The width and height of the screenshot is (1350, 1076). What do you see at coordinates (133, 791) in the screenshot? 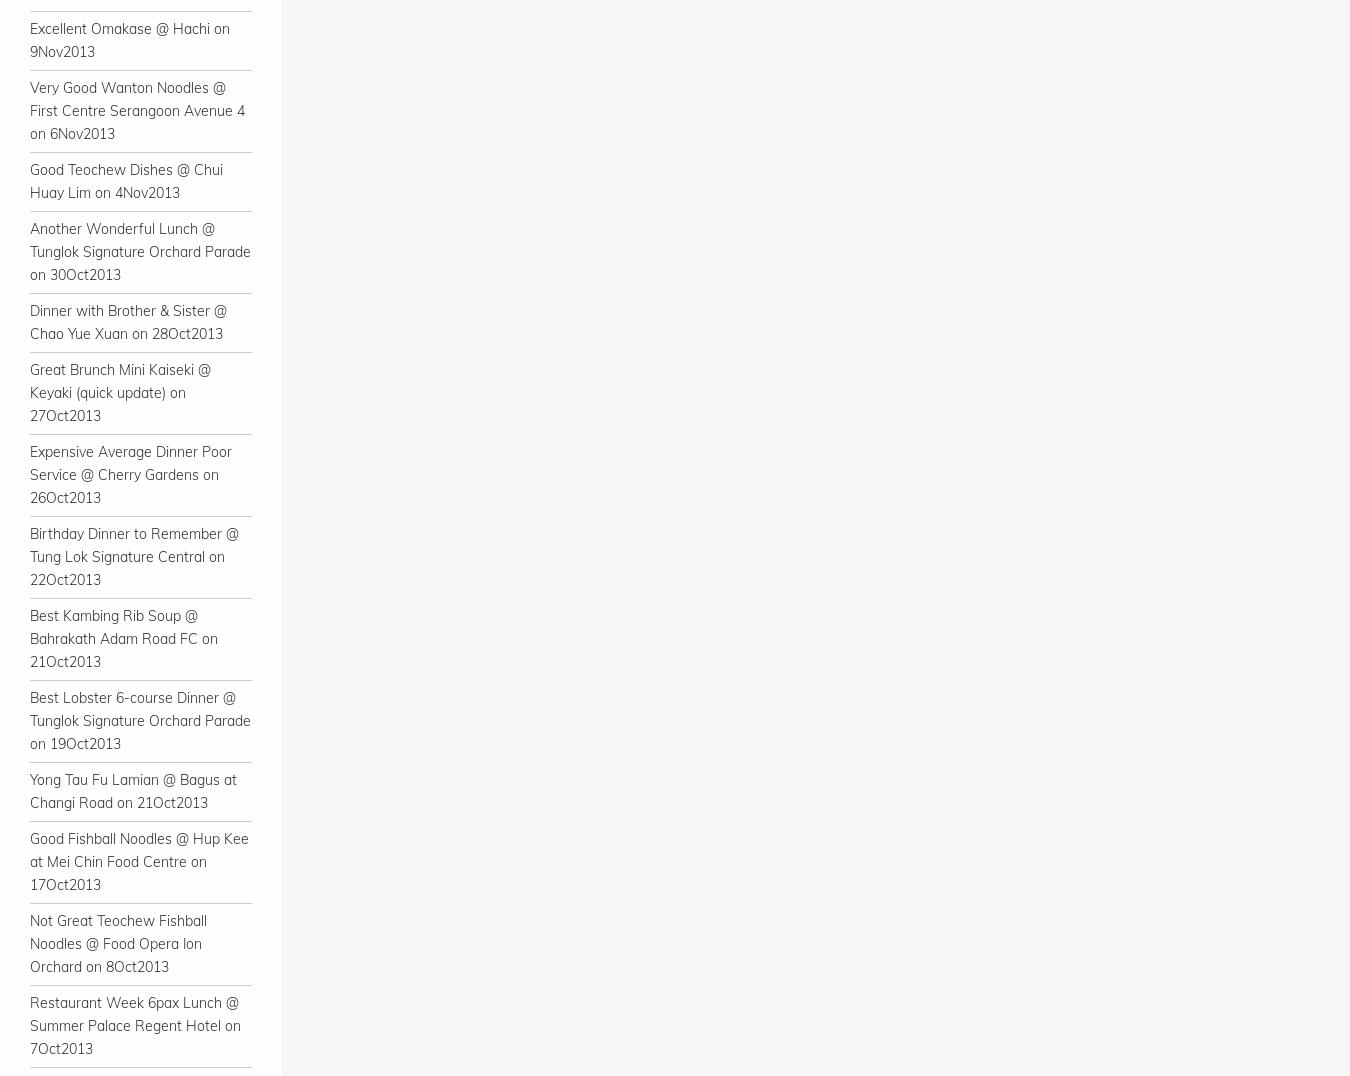
I see `'Yong Tau Fu Lamian @ Bagus at Changi Road on 21Oct2013'` at bounding box center [133, 791].